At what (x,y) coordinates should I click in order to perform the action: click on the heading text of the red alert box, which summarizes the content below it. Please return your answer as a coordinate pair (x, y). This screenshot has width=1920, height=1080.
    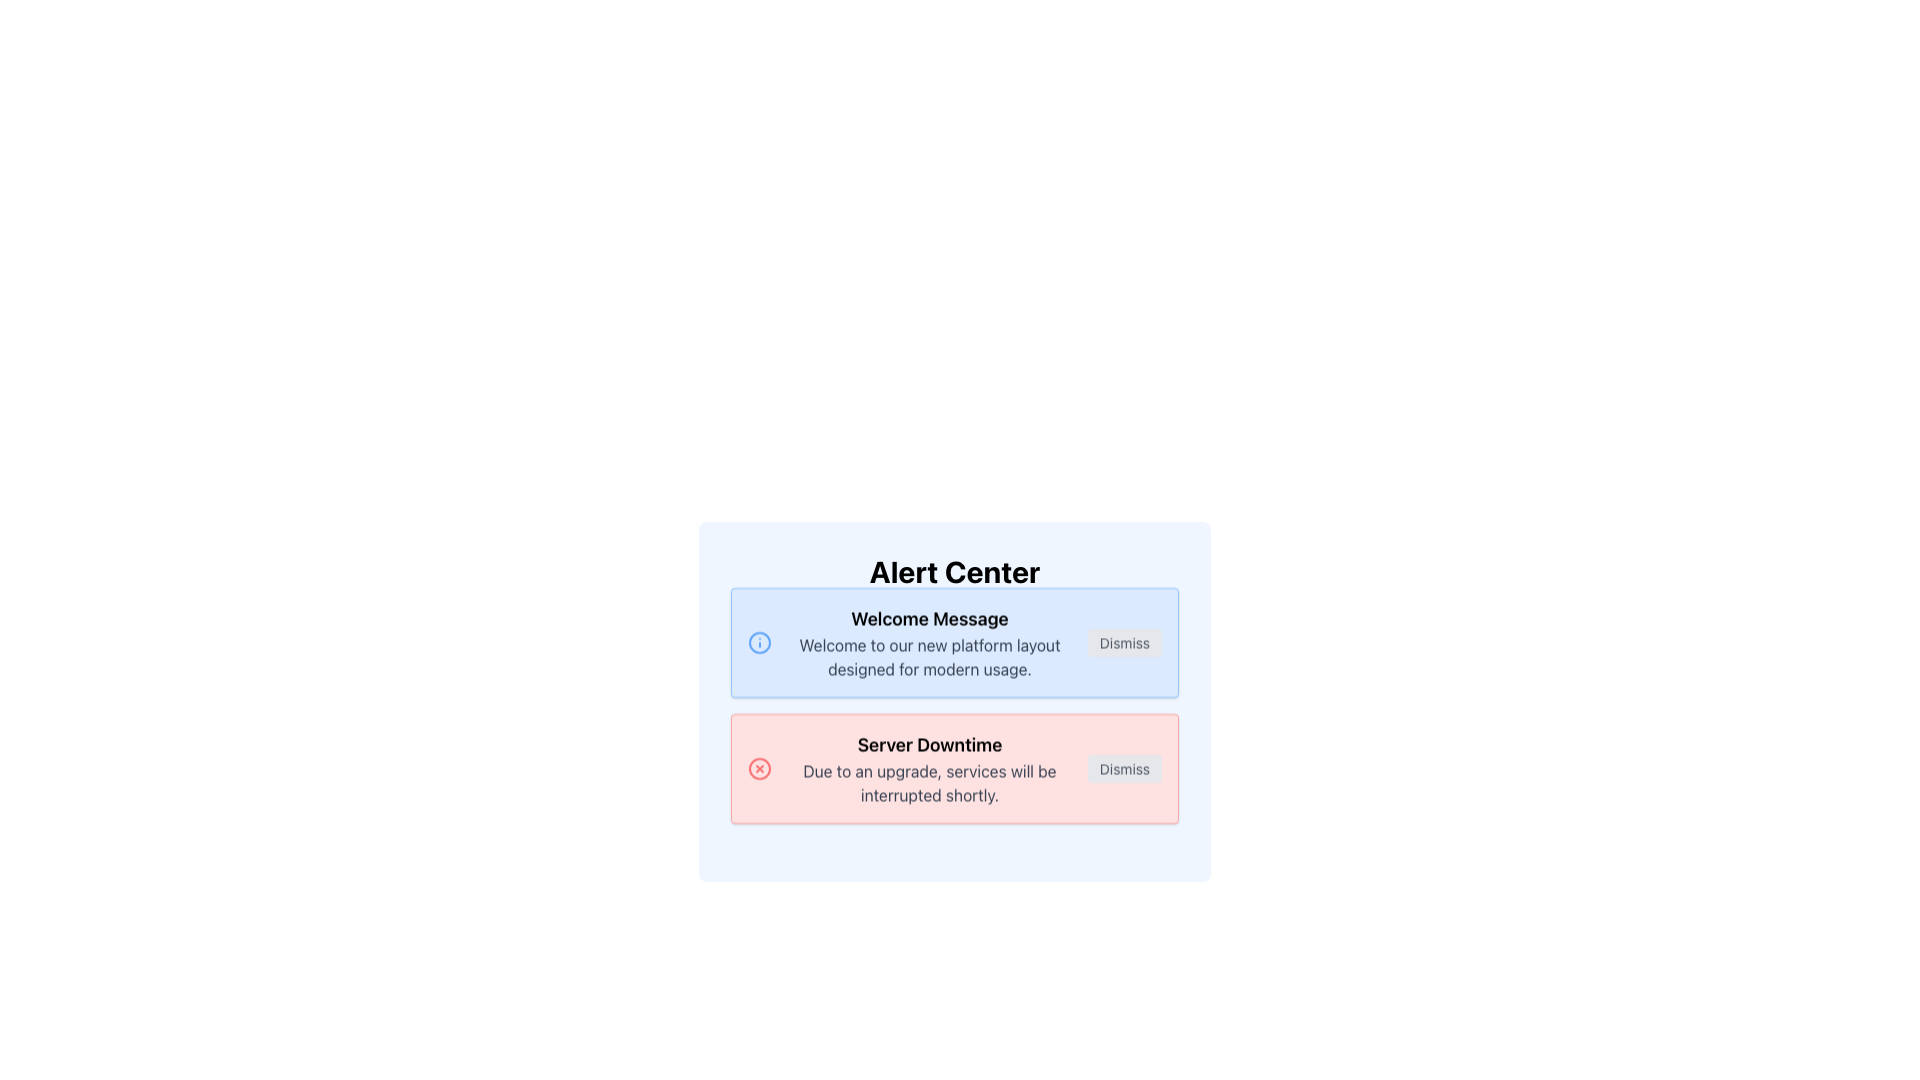
    Looking at the image, I should click on (929, 762).